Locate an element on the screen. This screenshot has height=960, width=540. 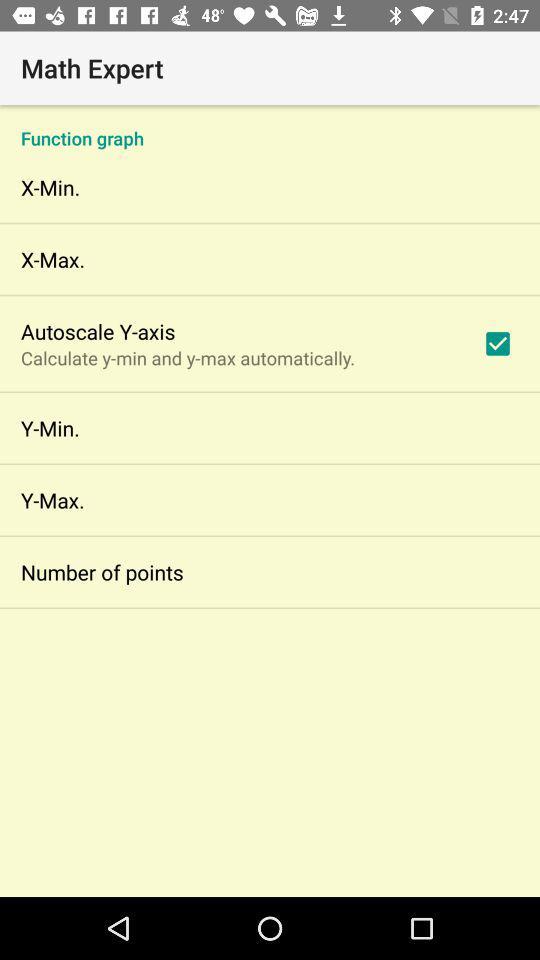
the item below x-max. icon is located at coordinates (97, 331).